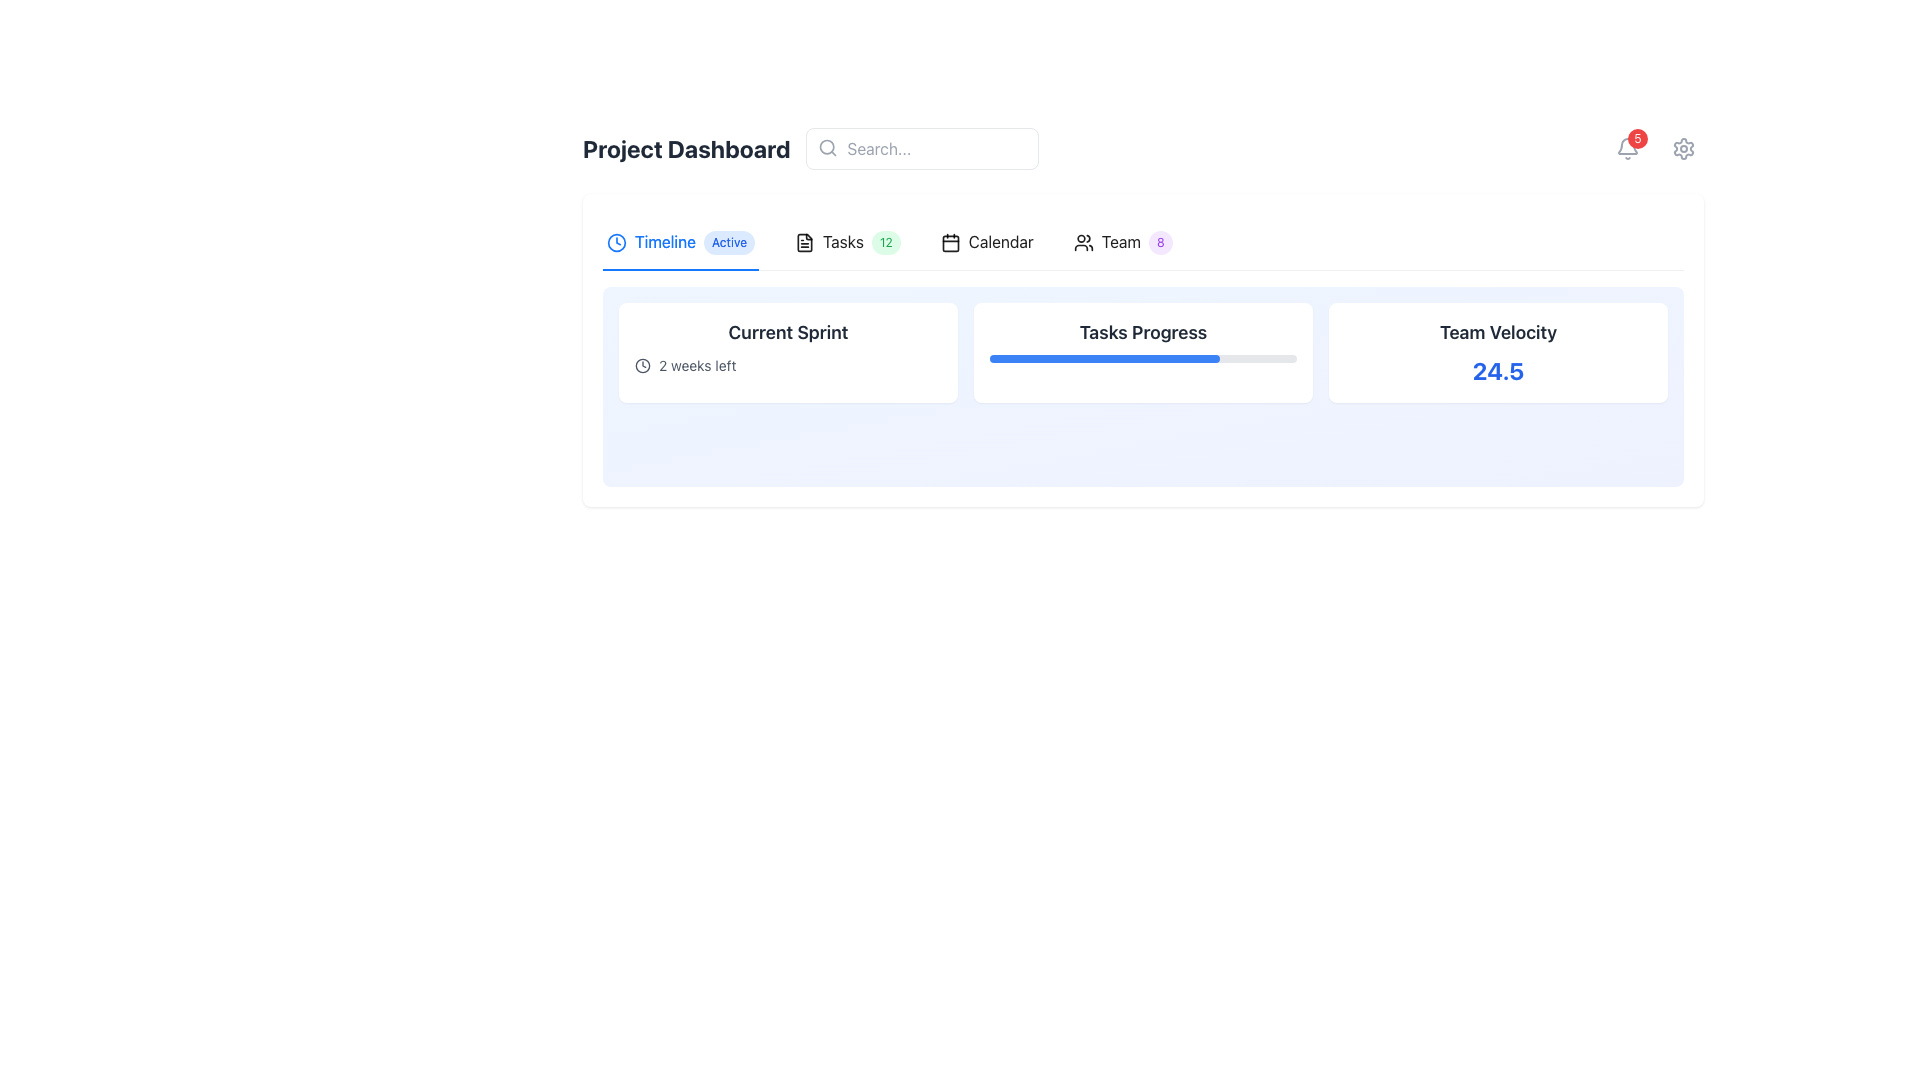 This screenshot has width=1920, height=1080. I want to click on the calendar icon, which is outlined in black and features a square design with rounded corners, so click(949, 241).